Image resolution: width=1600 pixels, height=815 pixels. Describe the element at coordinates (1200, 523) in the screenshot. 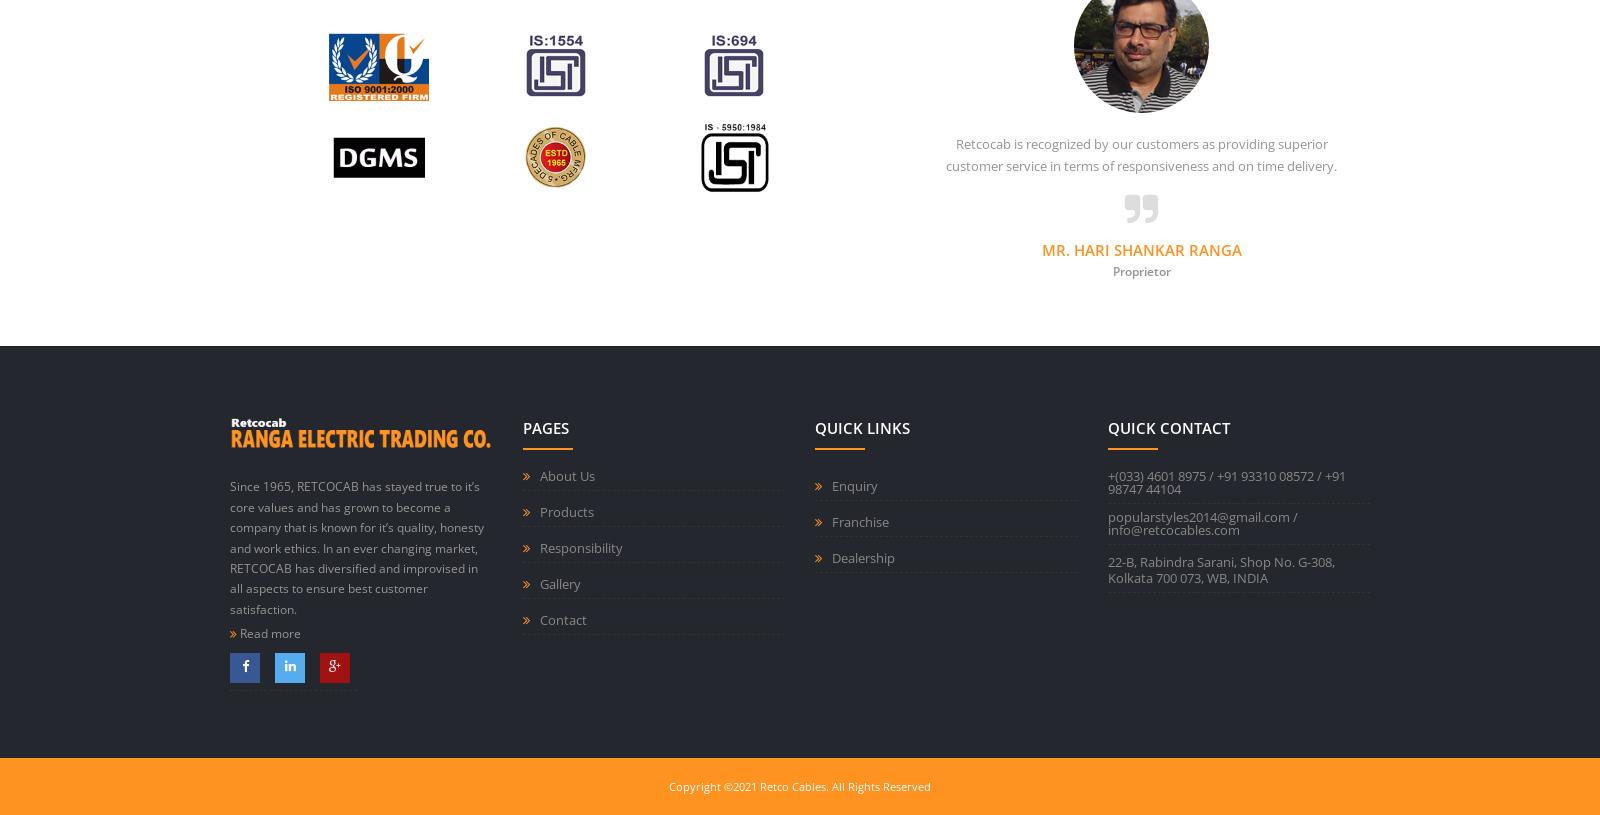

I see `'popularstyles2014@gmail.com / info@retcocables.com'` at that location.